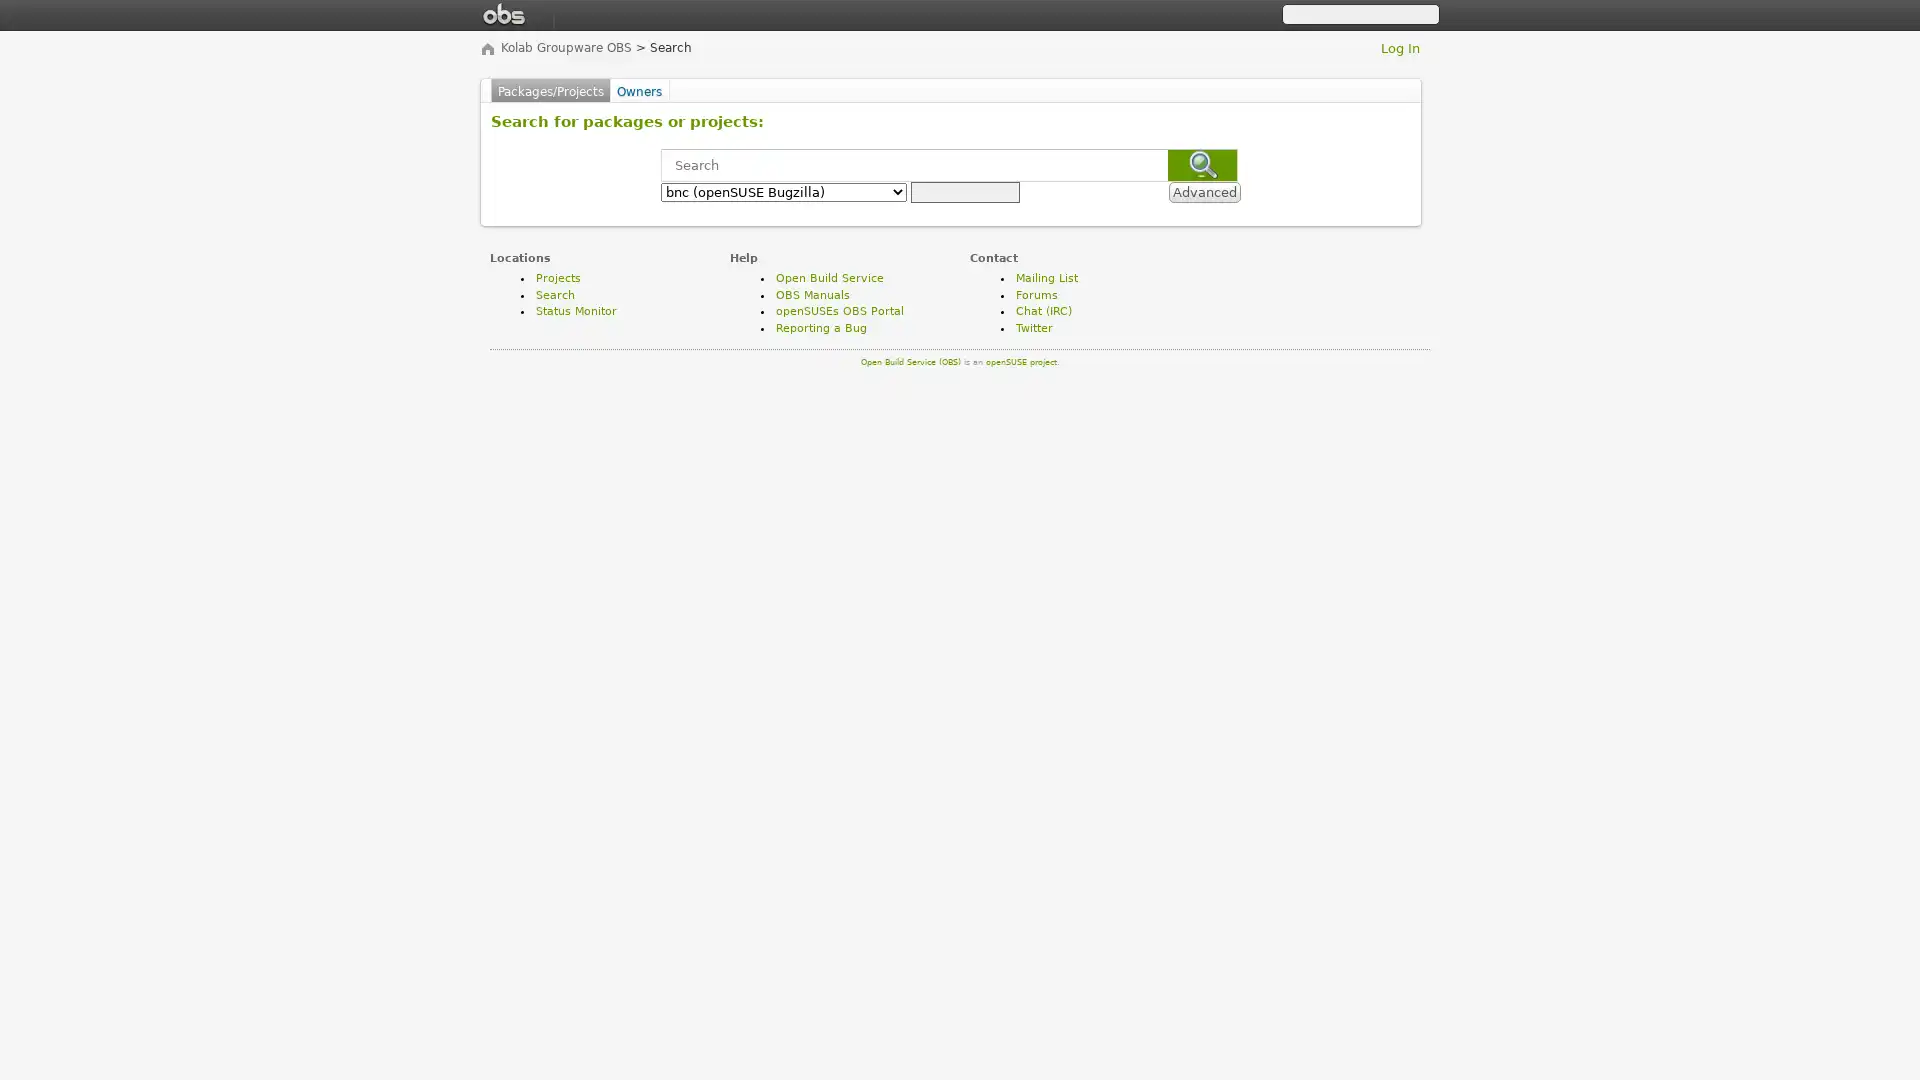 This screenshot has height=1080, width=1920. What do you see at coordinates (1202, 164) in the screenshot?
I see `Submit` at bounding box center [1202, 164].